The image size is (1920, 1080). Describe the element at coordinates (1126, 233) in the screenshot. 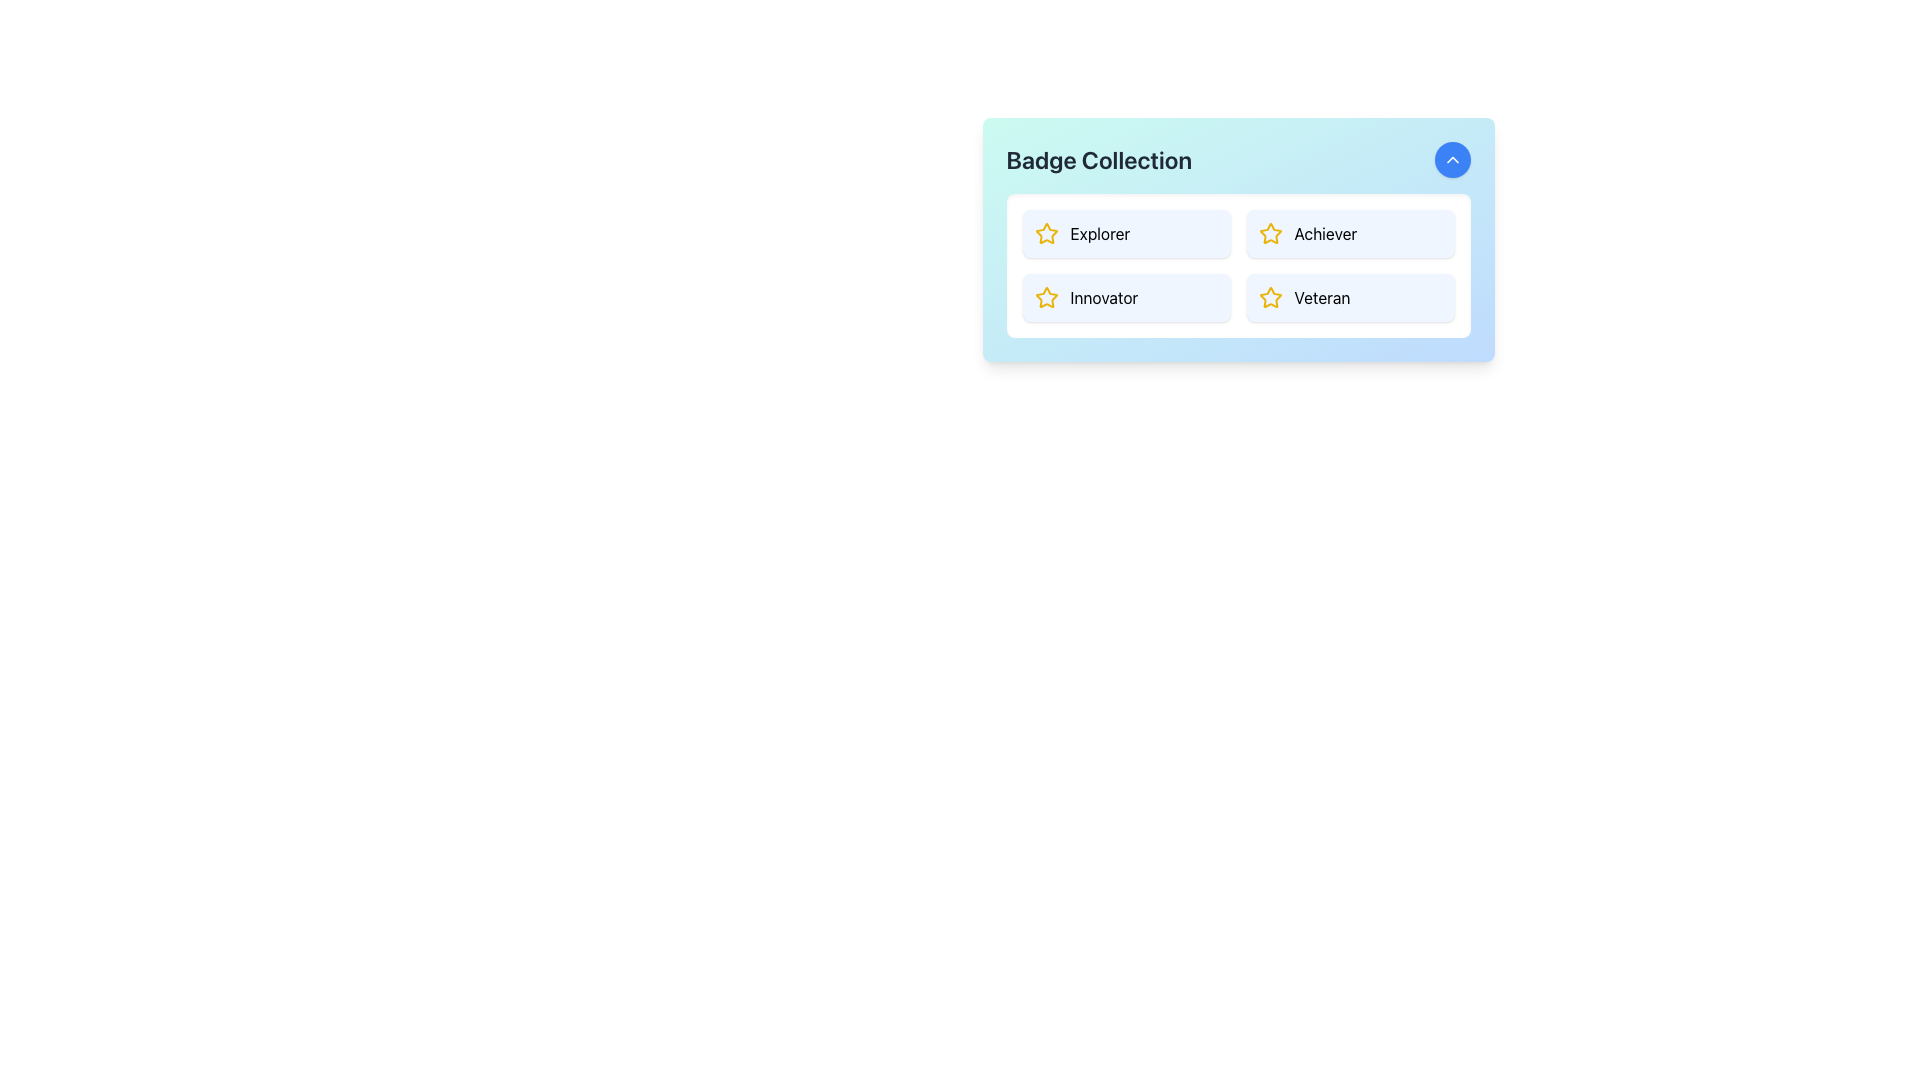

I see `to select the top-left card in the grid, which features a star icon and the text 'Explorer'` at that location.